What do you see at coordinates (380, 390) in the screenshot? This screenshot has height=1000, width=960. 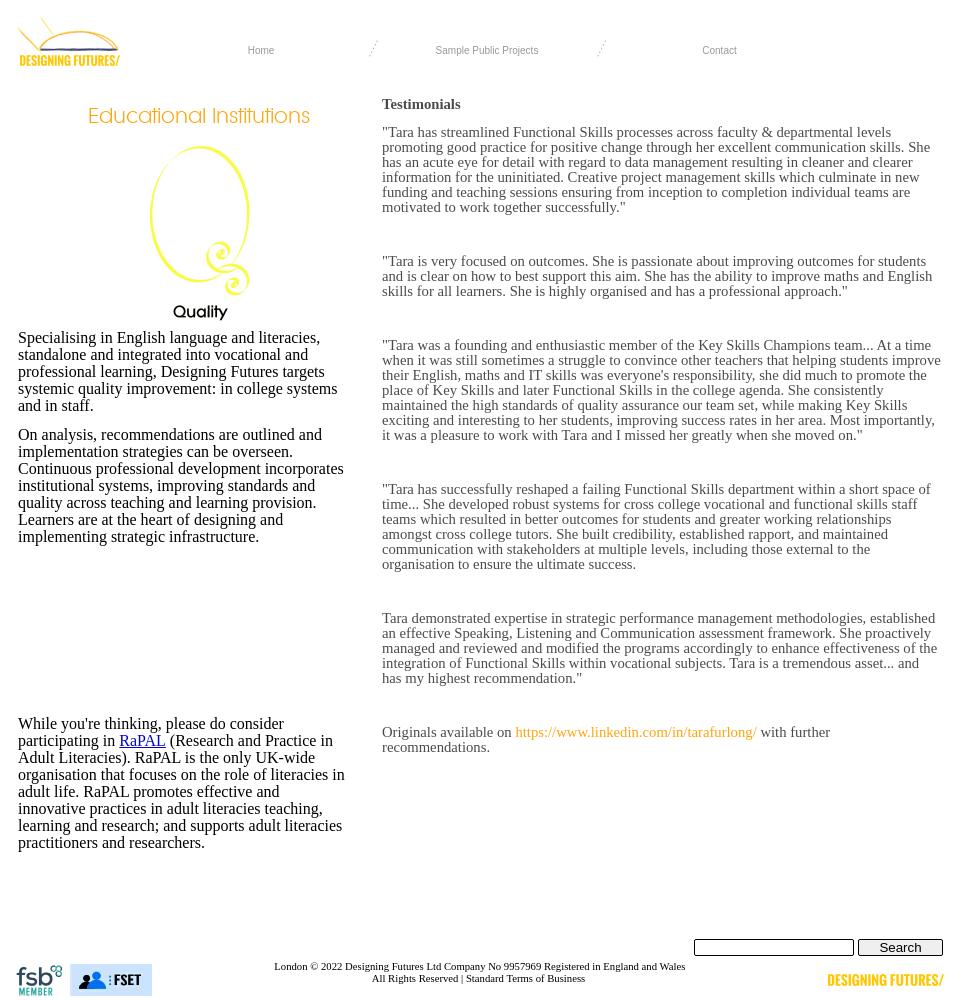 I see `'"Tara was a founding and enthusiastic member of the Key Skills Champions team... At a time when it was still sometimes a struggle to convince other teachers that helping students improve their English, maths and IT skills was everyone's responsibility, she did much to promote the place of Key Skills and later Functional Skills in the college agenda. She consistently maintained the high standards of quality assurance our team set, while making Key Skills exciting and interesting to her students, improving success rates in her area. Most importantly, it was a pleasure to work with Tara and I missed her greatly when she moved on."'` at bounding box center [380, 390].